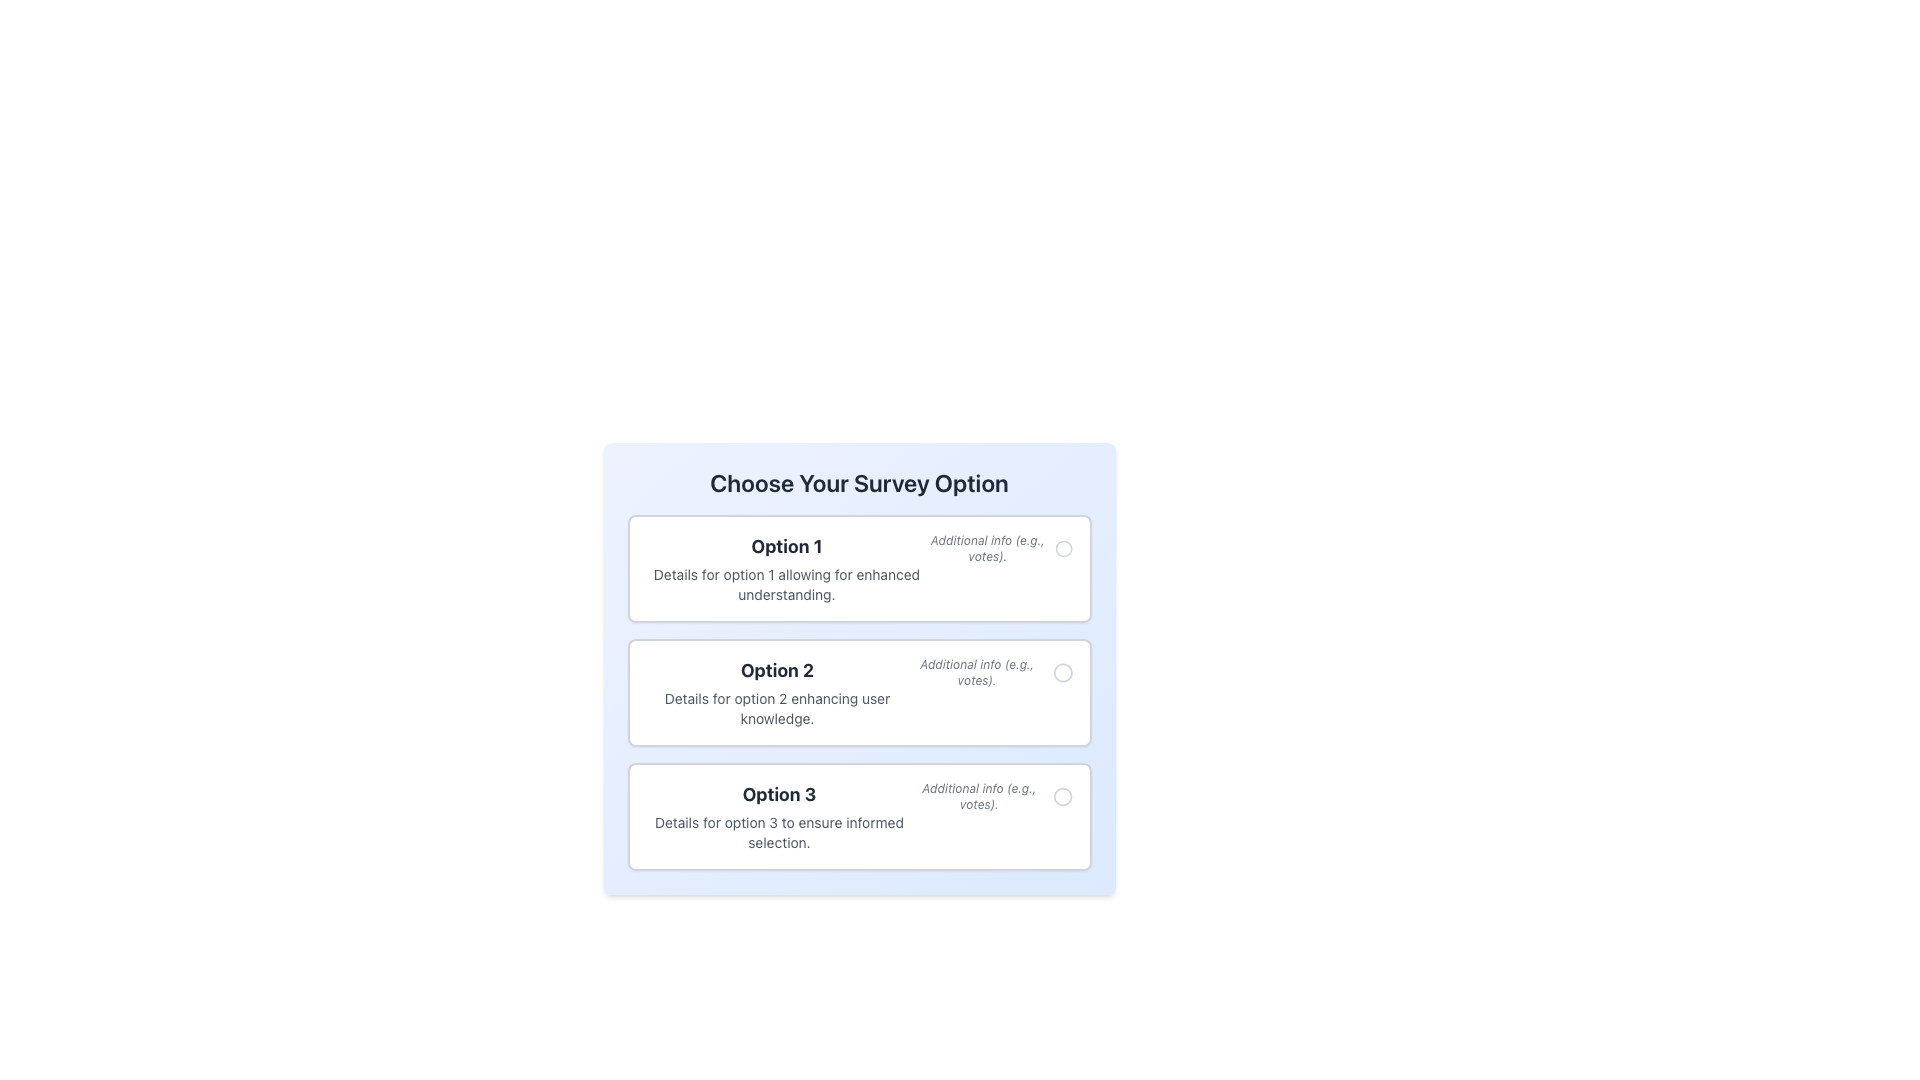 This screenshot has width=1920, height=1080. Describe the element at coordinates (859, 692) in the screenshot. I see `the Selectable Option Card titled 'Option 2' to interact with it, which is the second card in a vertical stack of three options` at that location.